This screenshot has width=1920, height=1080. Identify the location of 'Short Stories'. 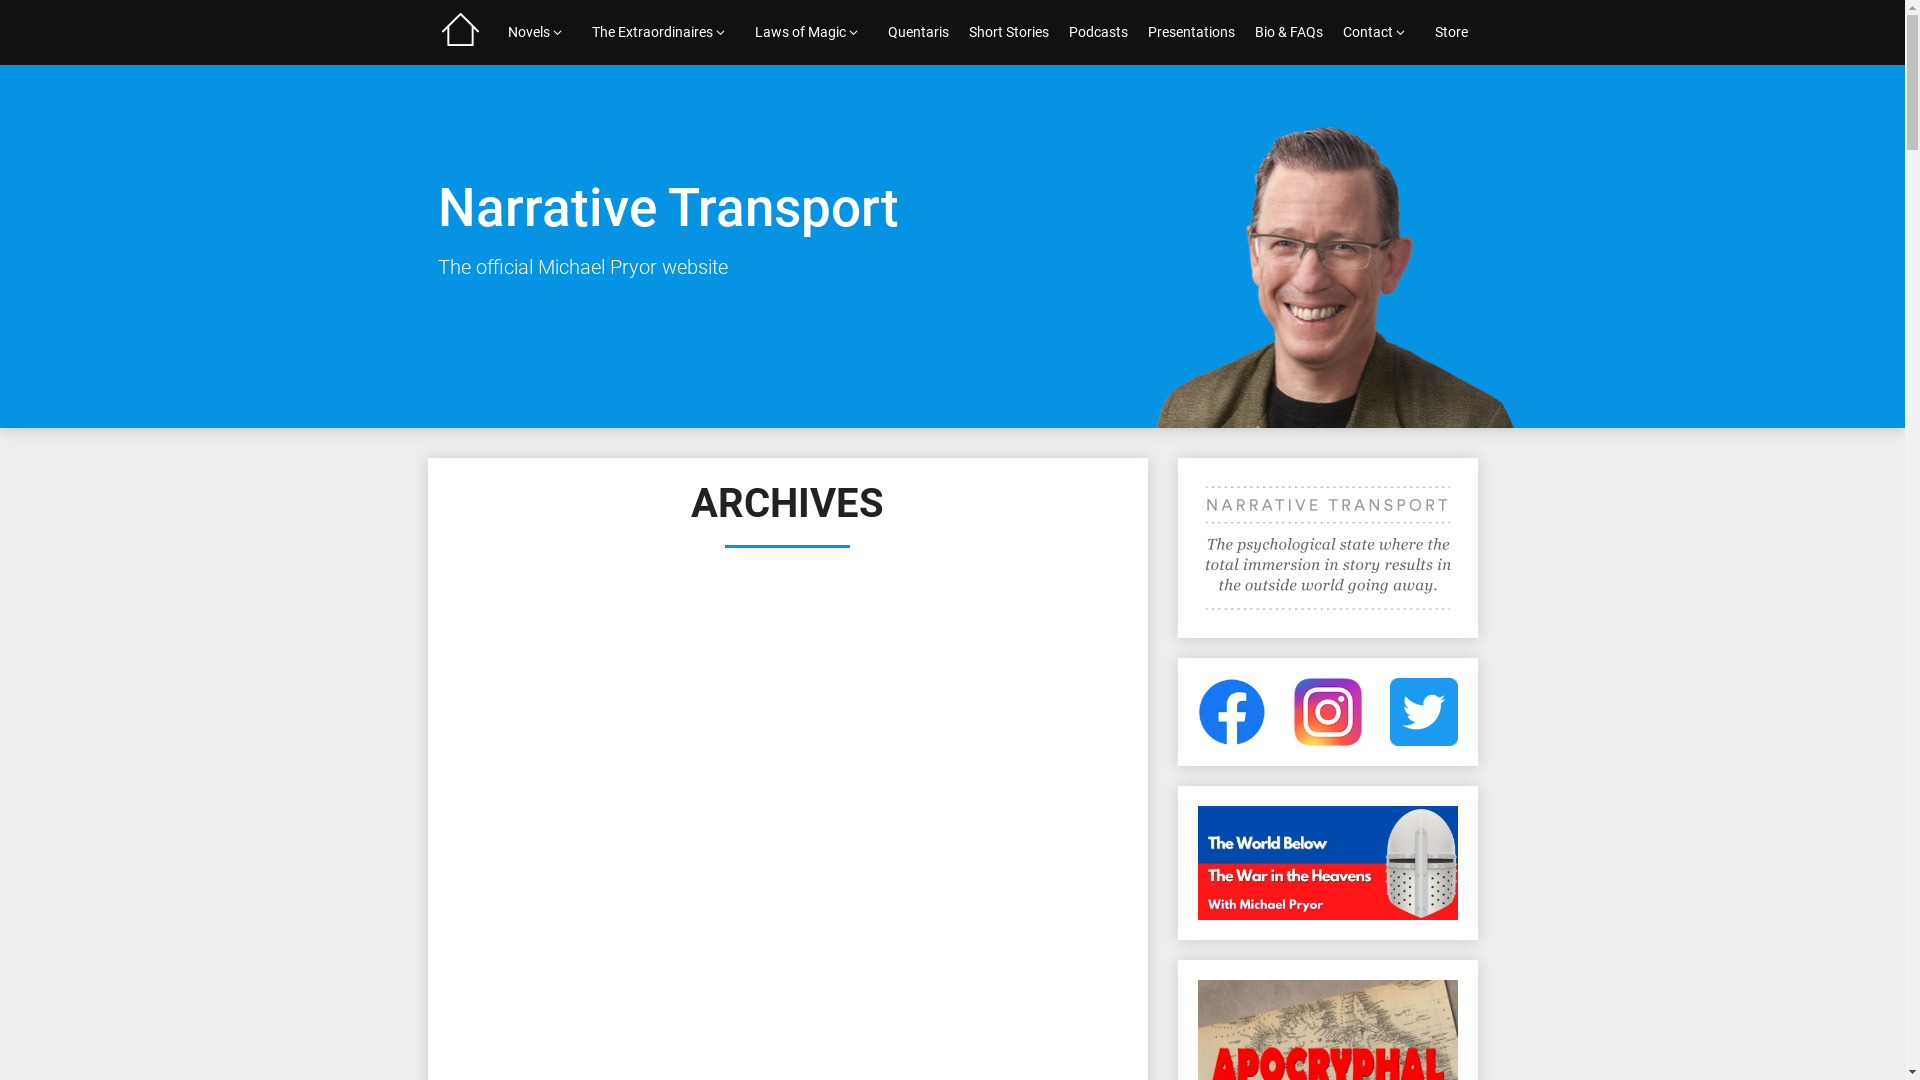
(1008, 32).